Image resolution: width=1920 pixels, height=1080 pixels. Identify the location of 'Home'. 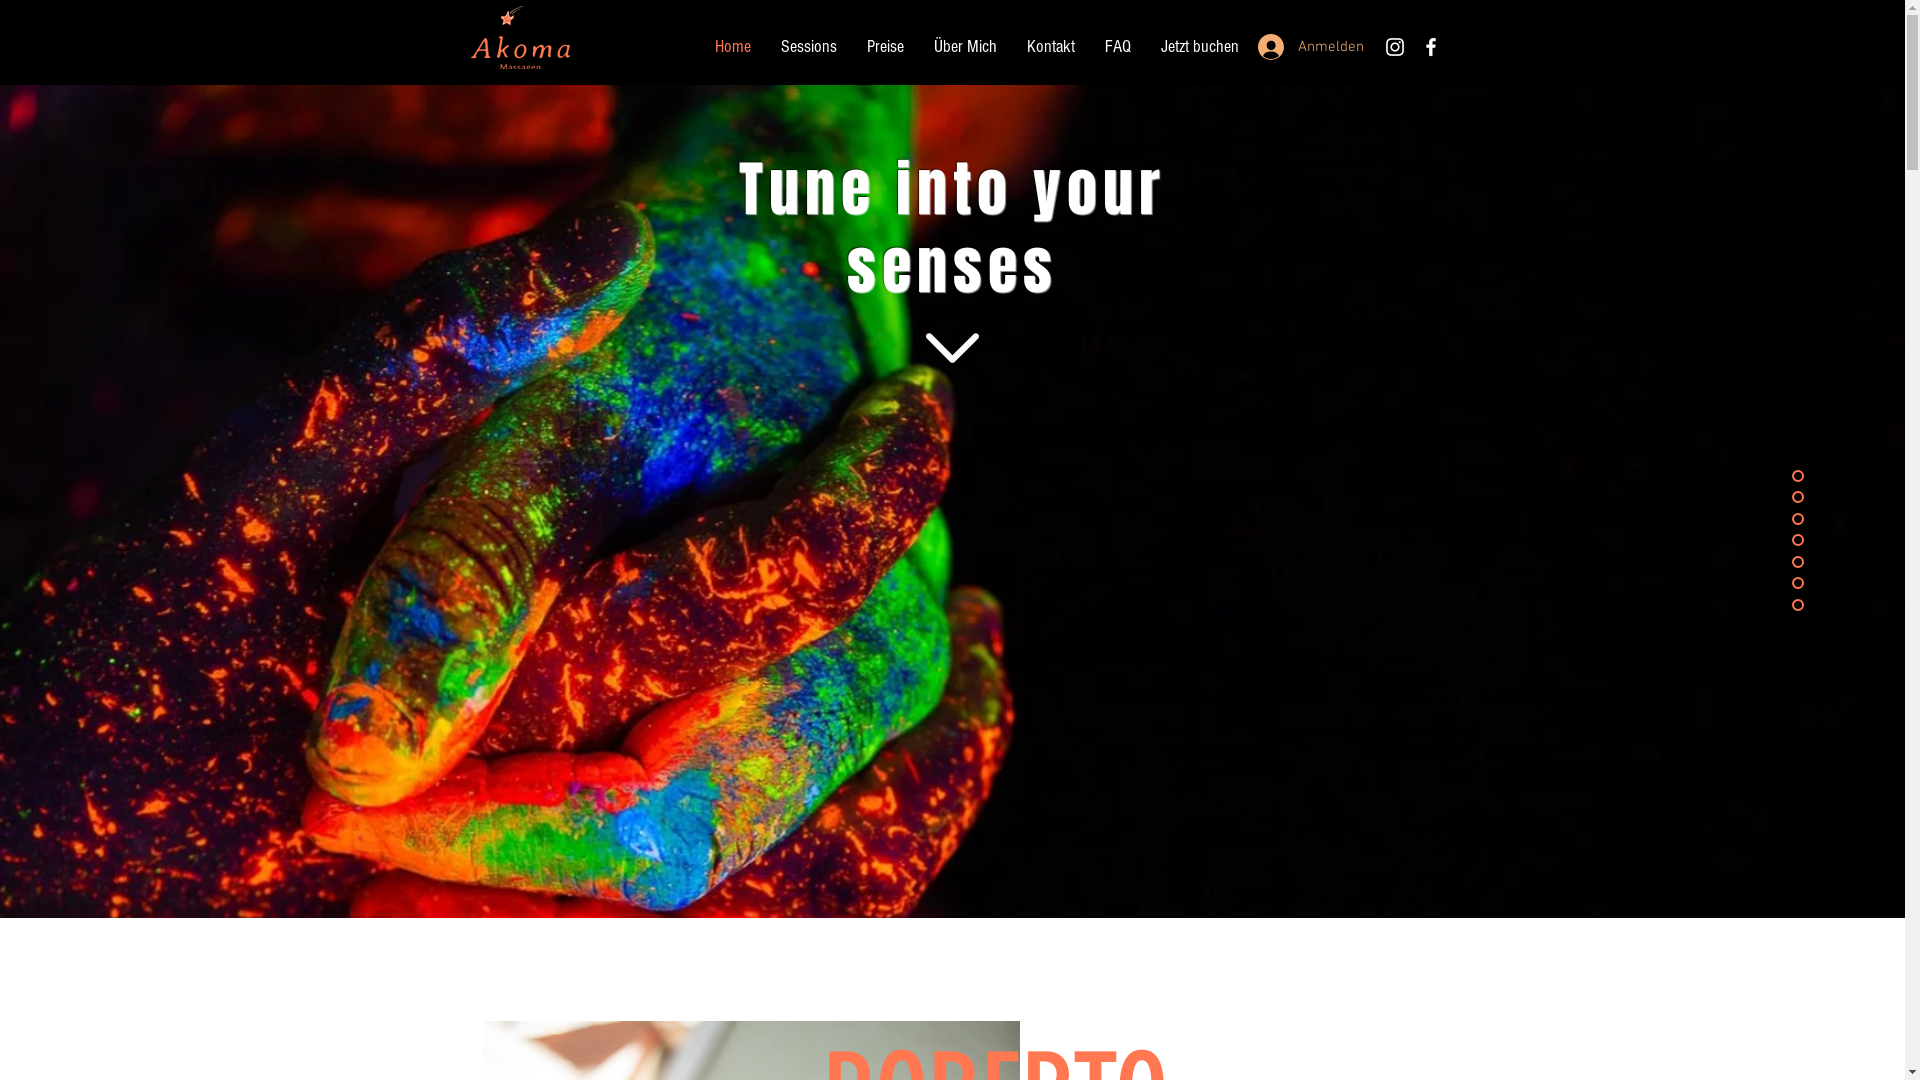
(732, 45).